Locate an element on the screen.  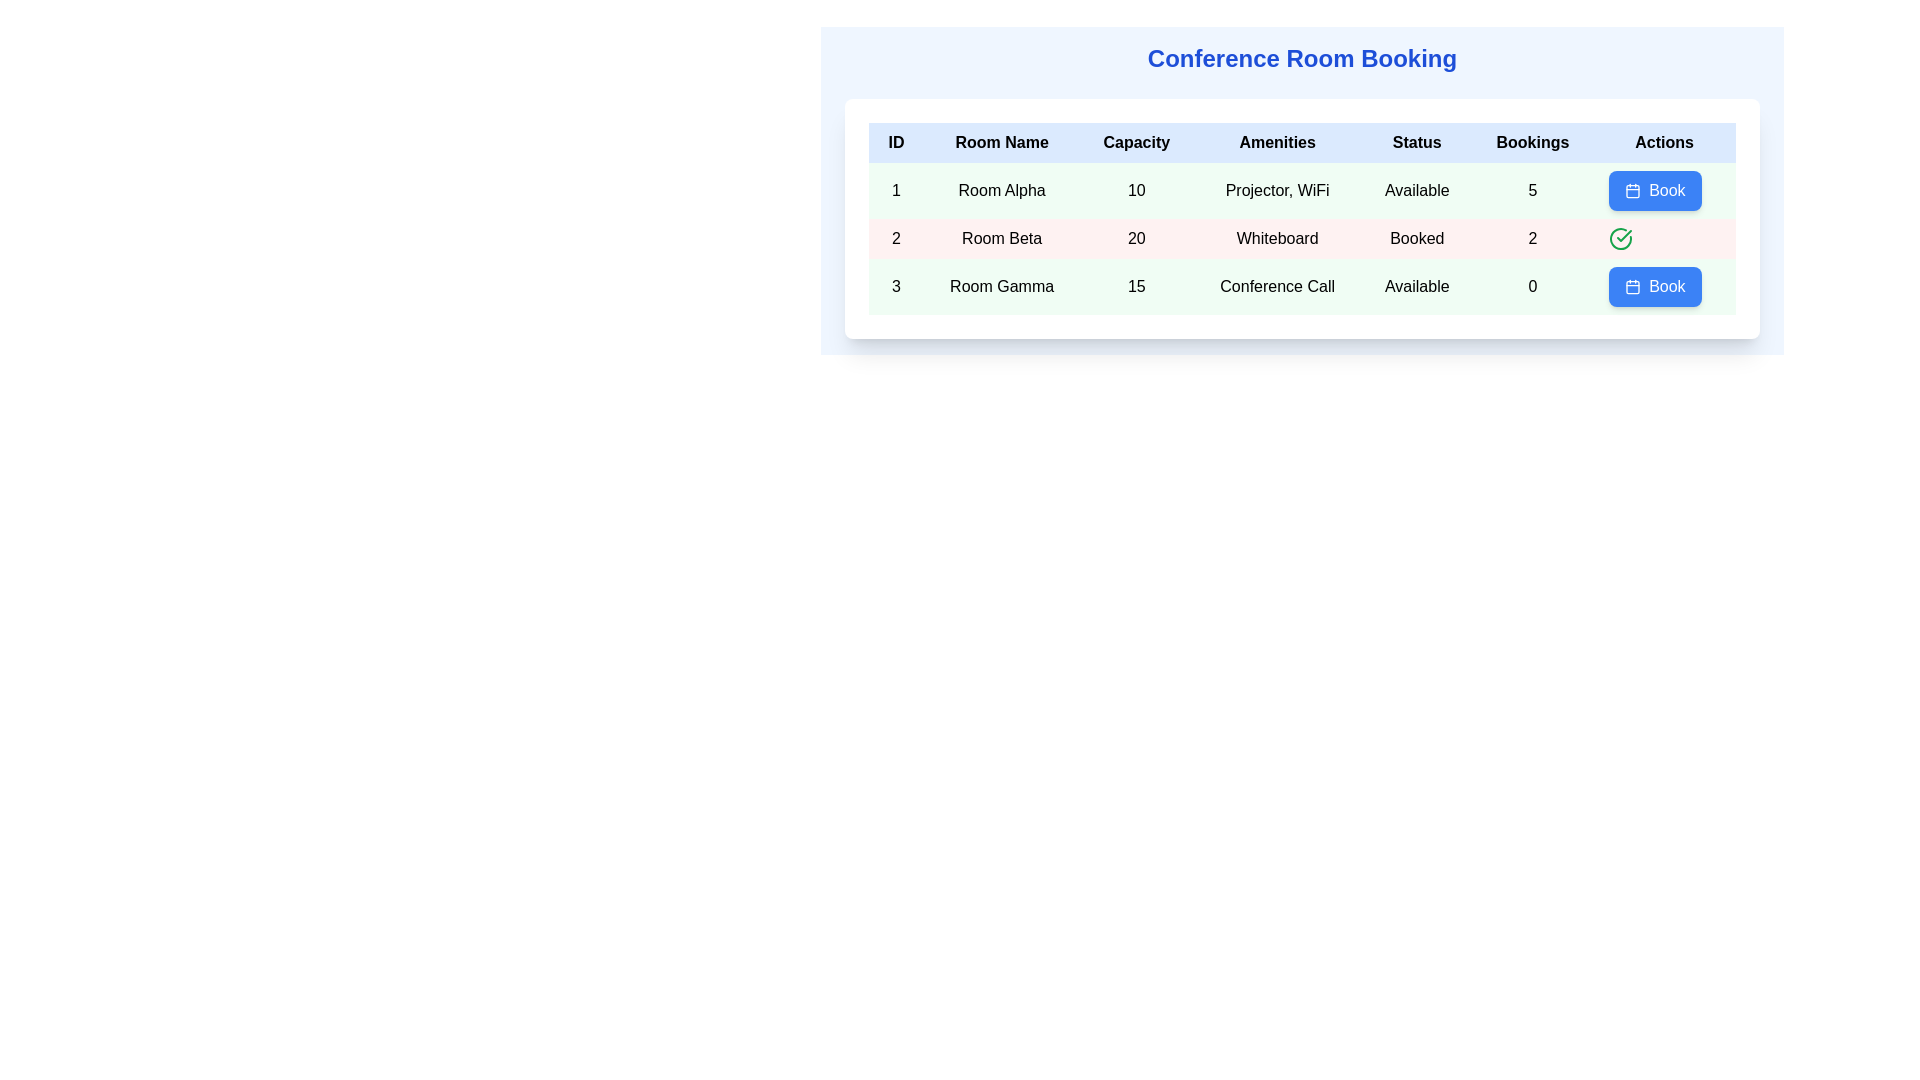
the calendar icon embedded in the 'Book' button for 'Room Gamma', which is styled with a blue background and white text is located at coordinates (1633, 191).